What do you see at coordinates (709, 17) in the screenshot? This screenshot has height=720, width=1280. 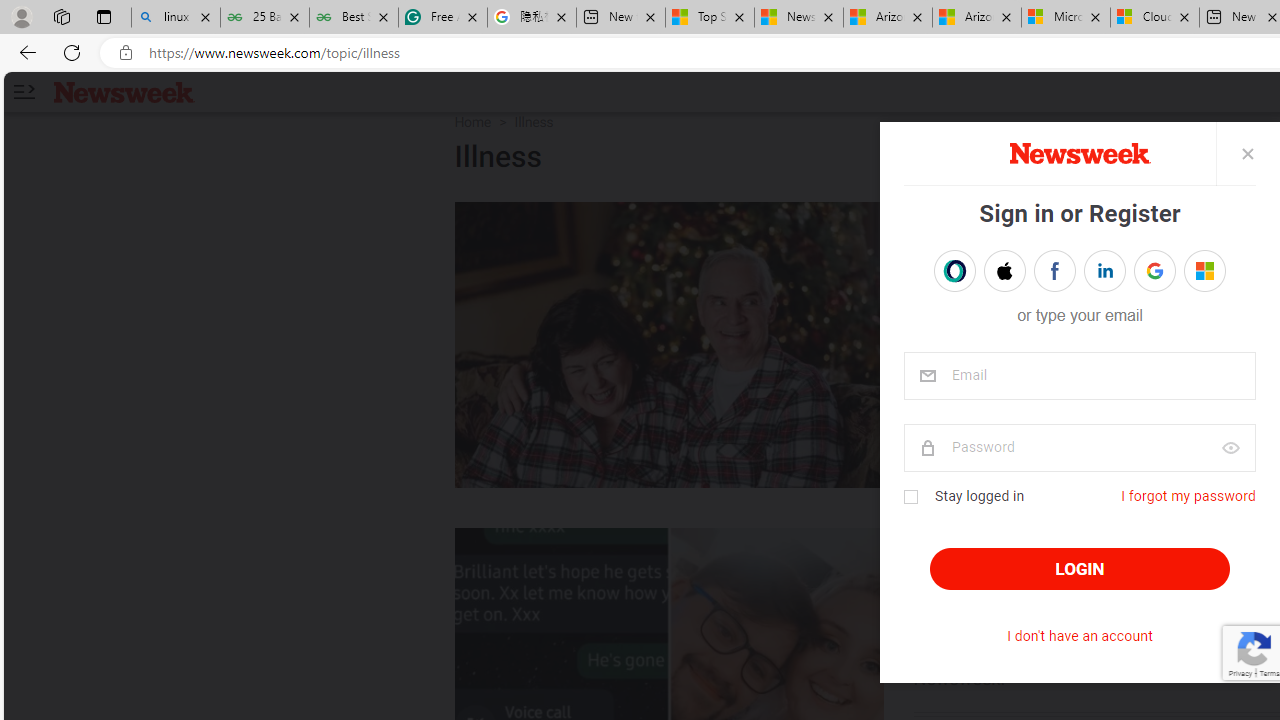 I see `'Top Stories - MSN'` at bounding box center [709, 17].